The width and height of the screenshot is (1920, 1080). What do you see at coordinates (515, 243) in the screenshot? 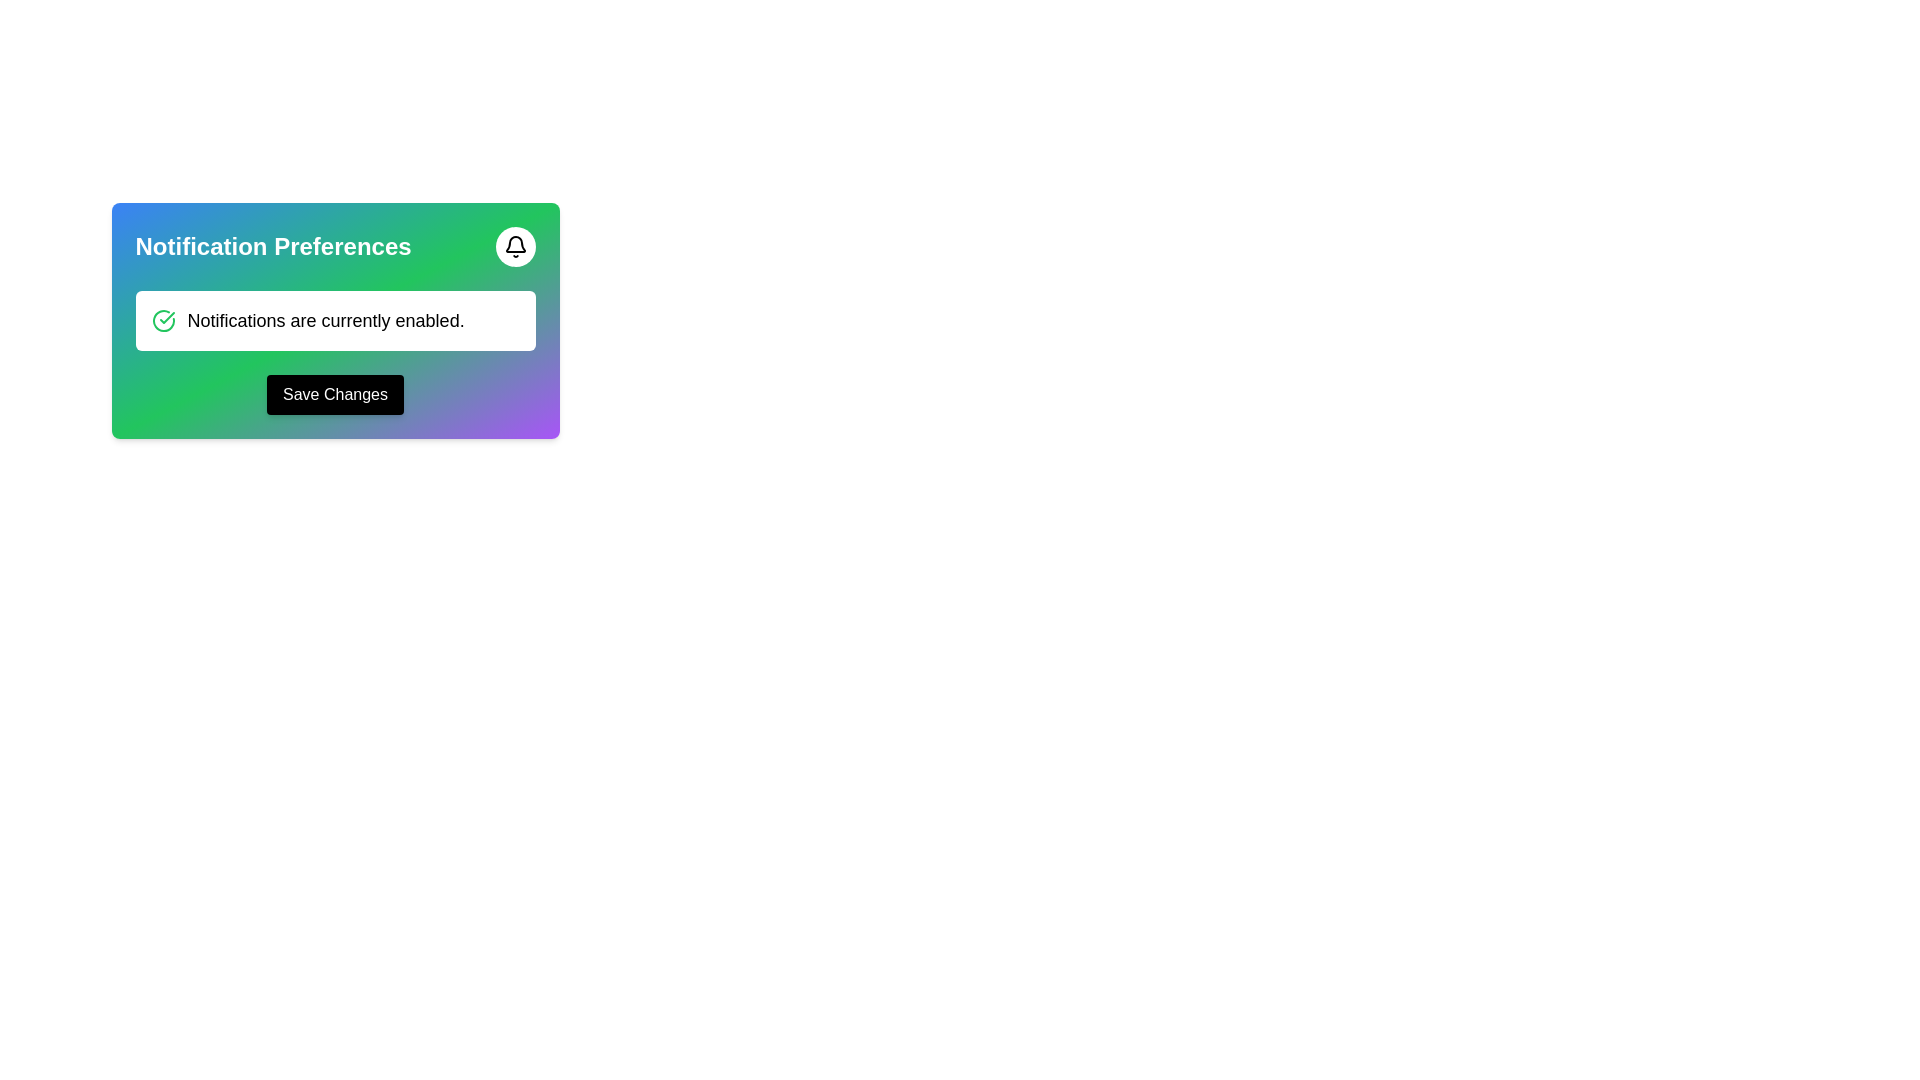
I see `the bell icon representing notification settings in the upper-right corner of the notification preferences dialog box` at bounding box center [515, 243].